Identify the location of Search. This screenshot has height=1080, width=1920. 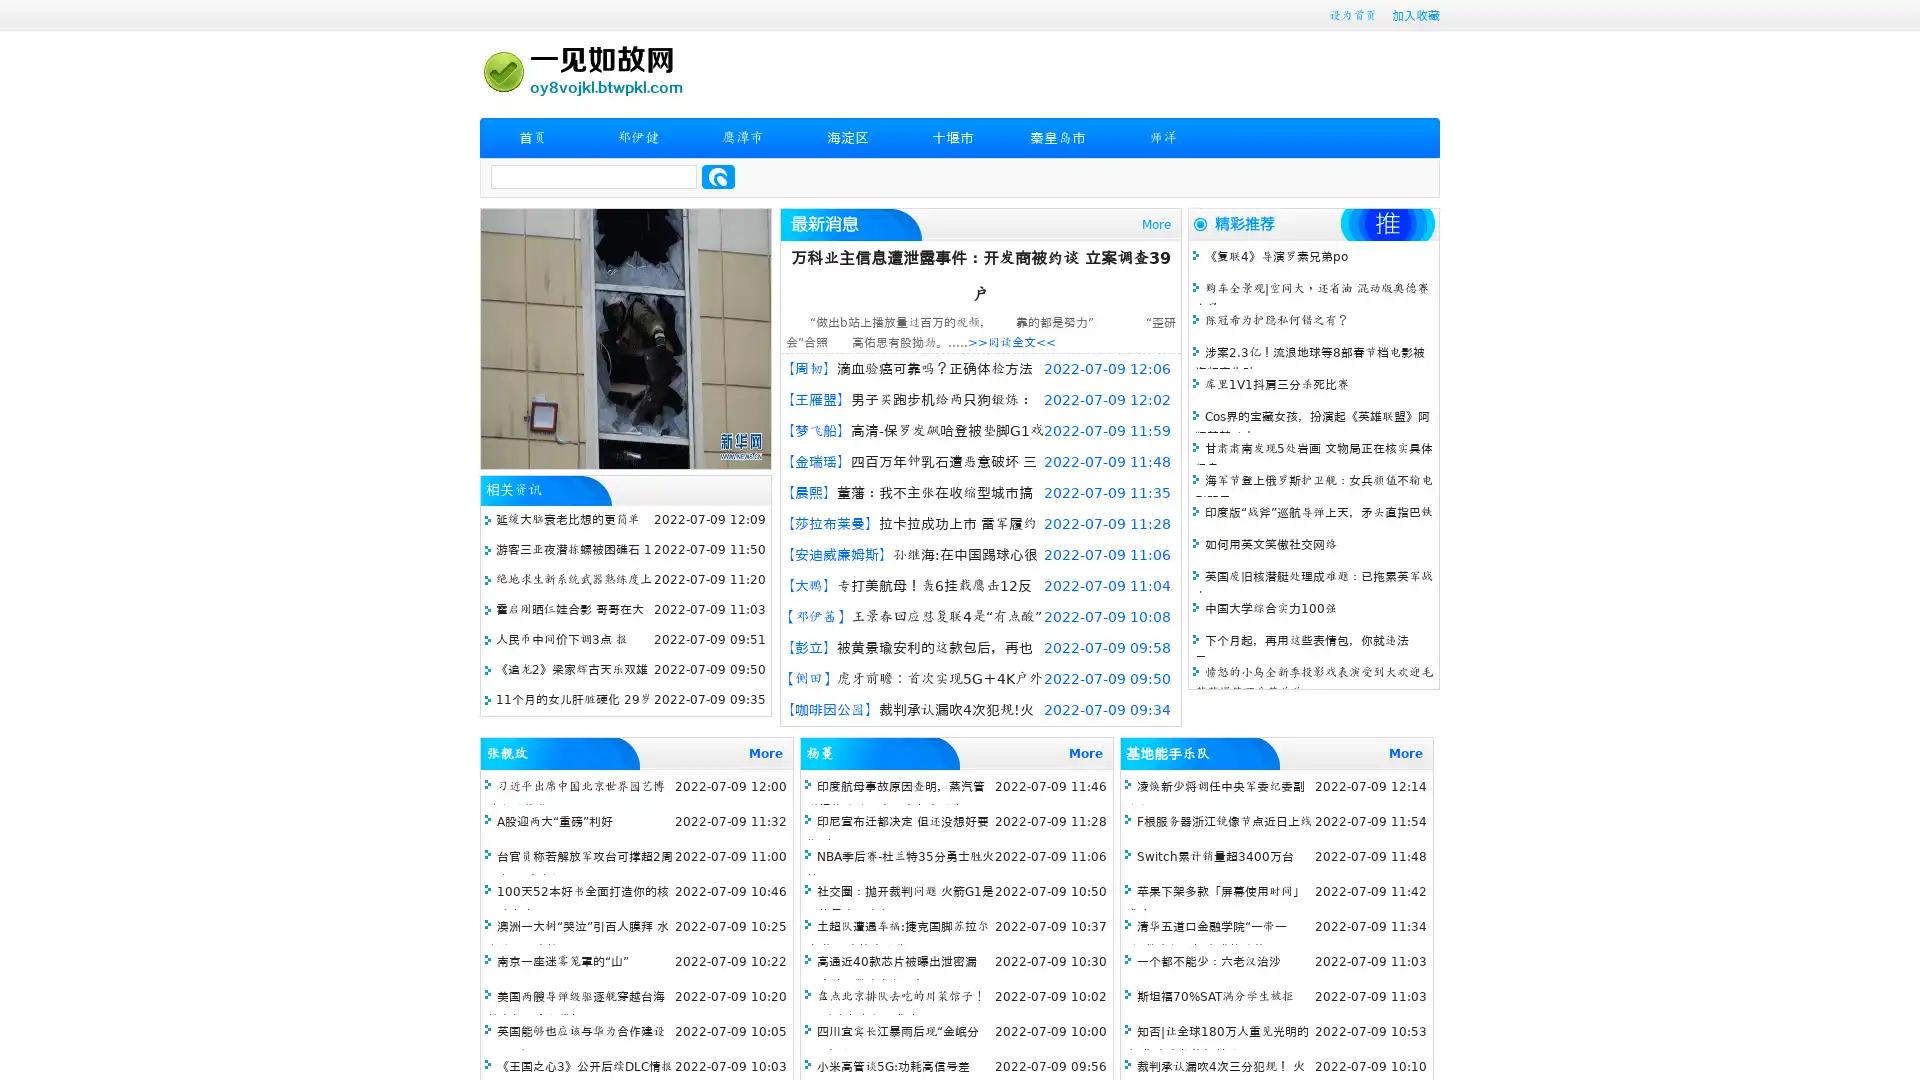
(718, 176).